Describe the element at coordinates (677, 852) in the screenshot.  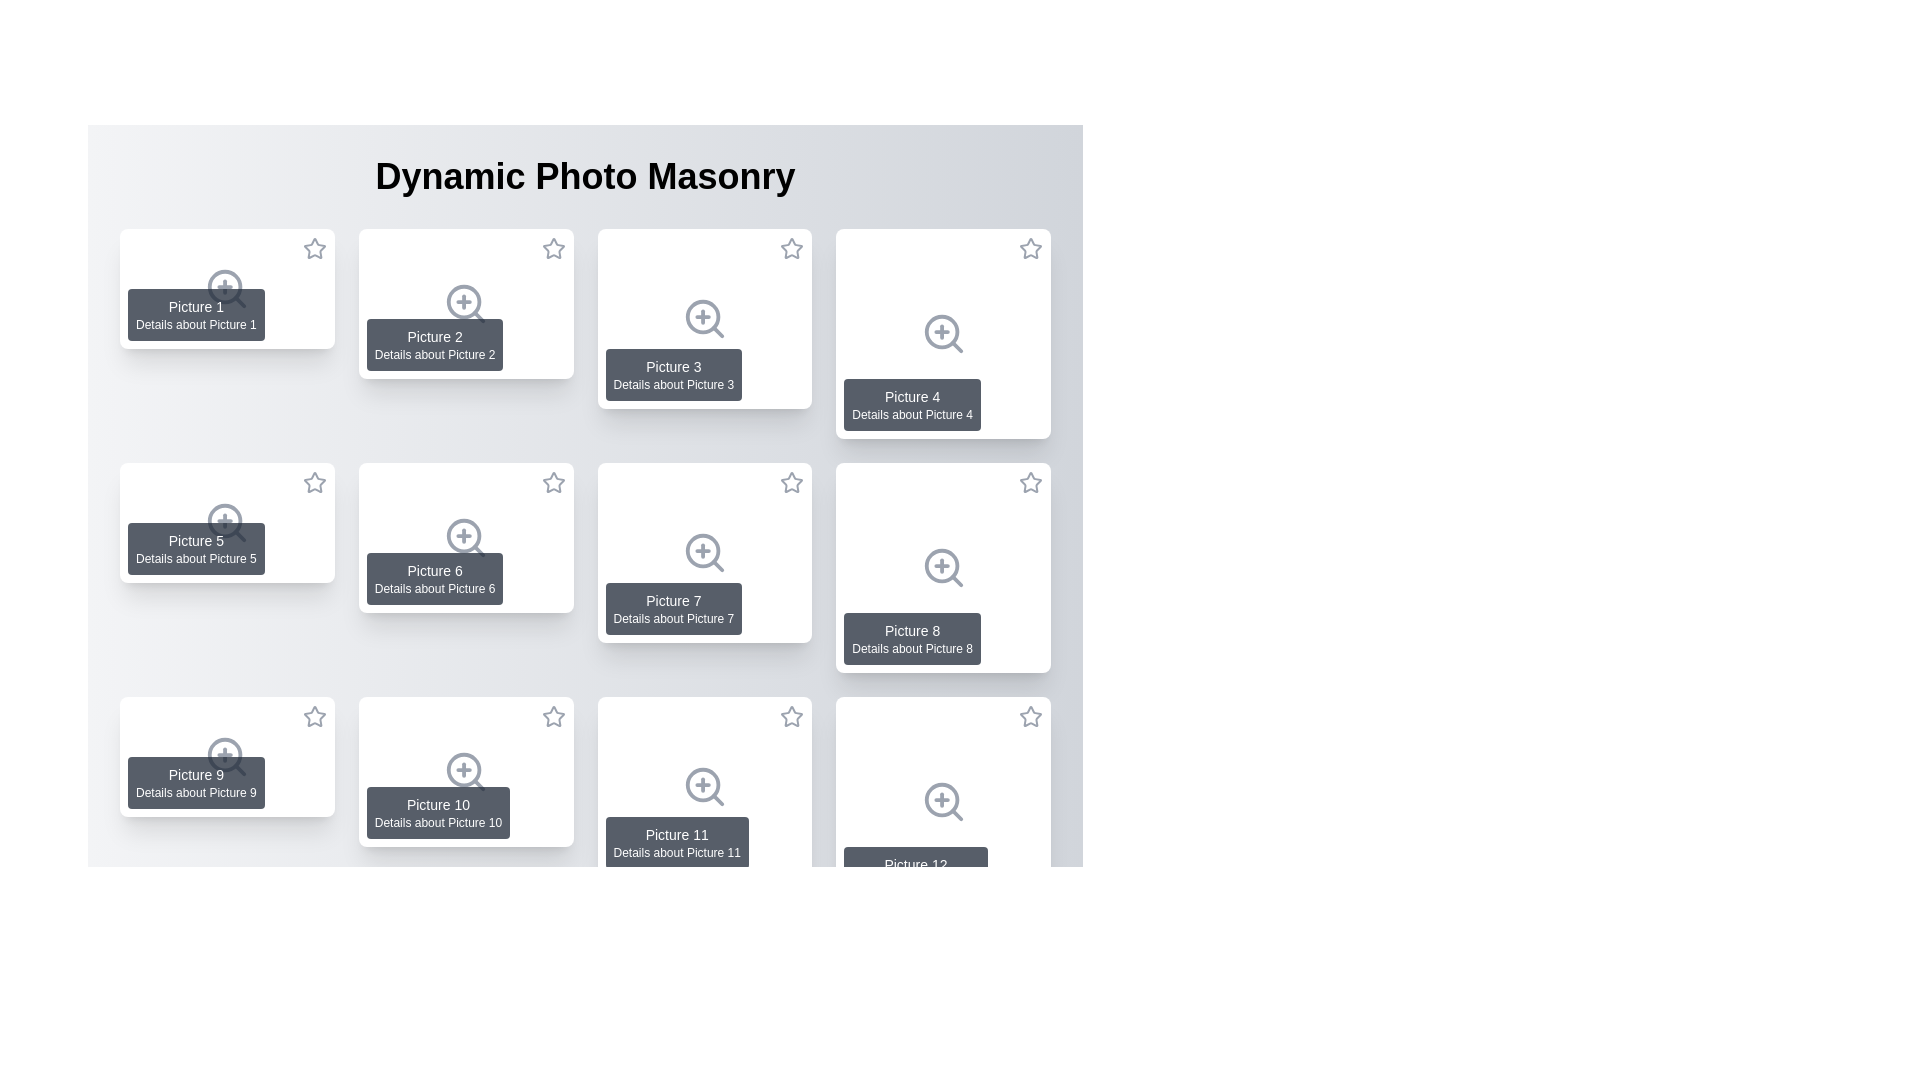
I see `the subtitle or description text label located in the bottom section of the card labeled 'Picture 11', specifically the second and smaller text component at the lower-left corner` at that location.